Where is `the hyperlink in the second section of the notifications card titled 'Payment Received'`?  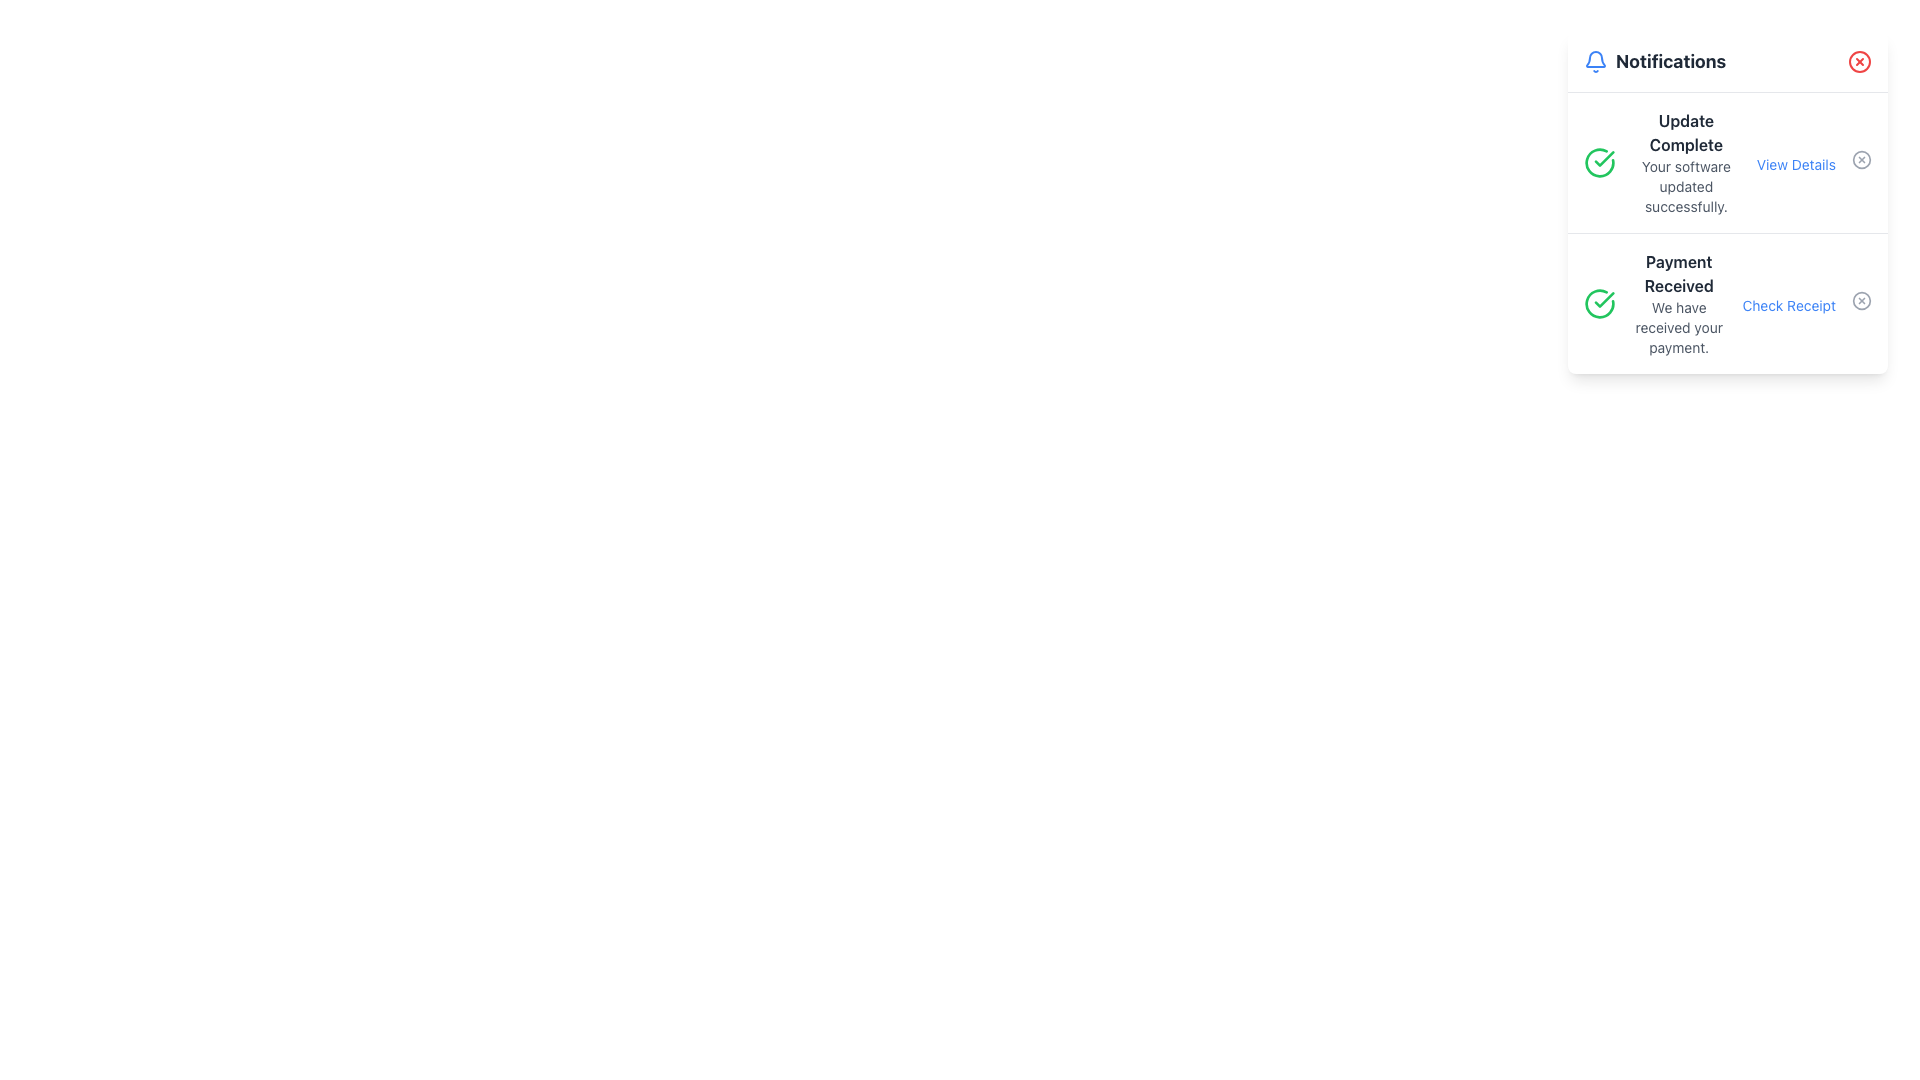
the hyperlink in the second section of the notifications card titled 'Payment Received' is located at coordinates (1807, 304).